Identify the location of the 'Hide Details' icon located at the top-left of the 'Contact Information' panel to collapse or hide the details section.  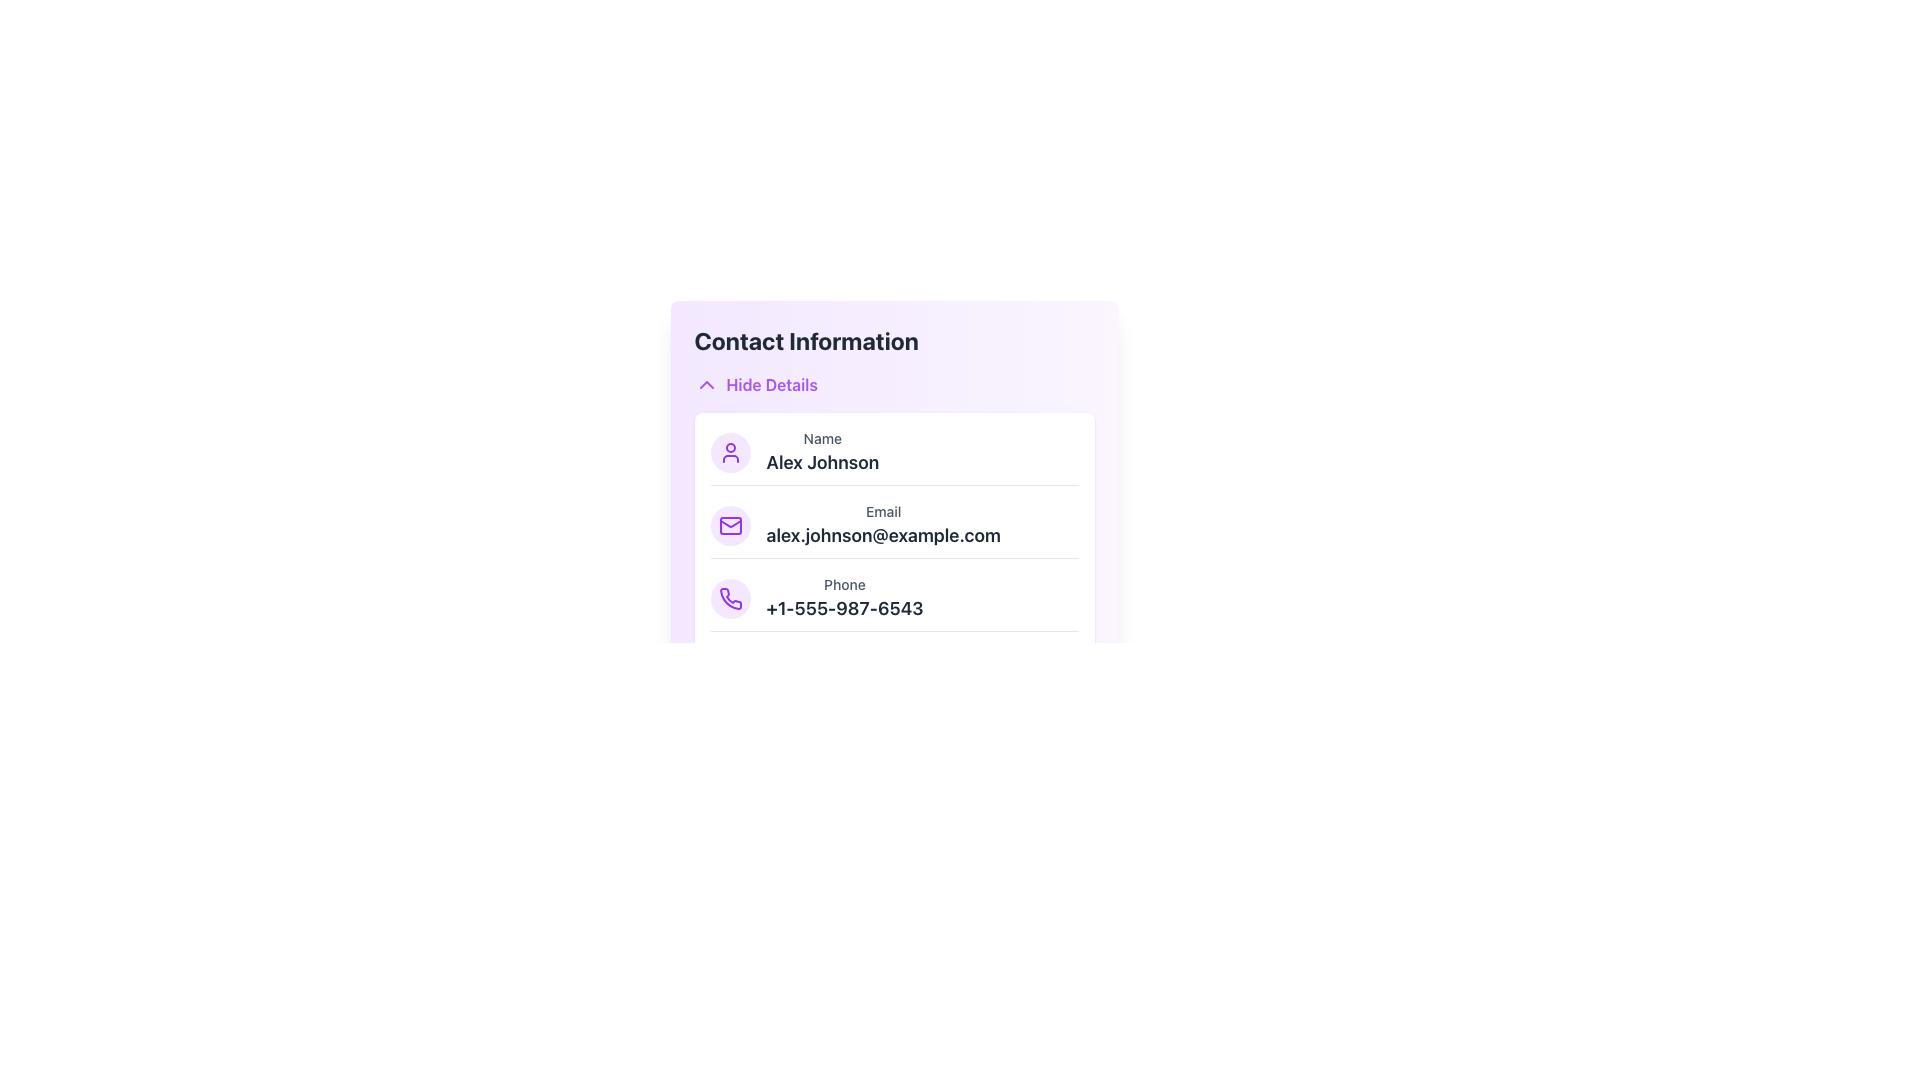
(706, 385).